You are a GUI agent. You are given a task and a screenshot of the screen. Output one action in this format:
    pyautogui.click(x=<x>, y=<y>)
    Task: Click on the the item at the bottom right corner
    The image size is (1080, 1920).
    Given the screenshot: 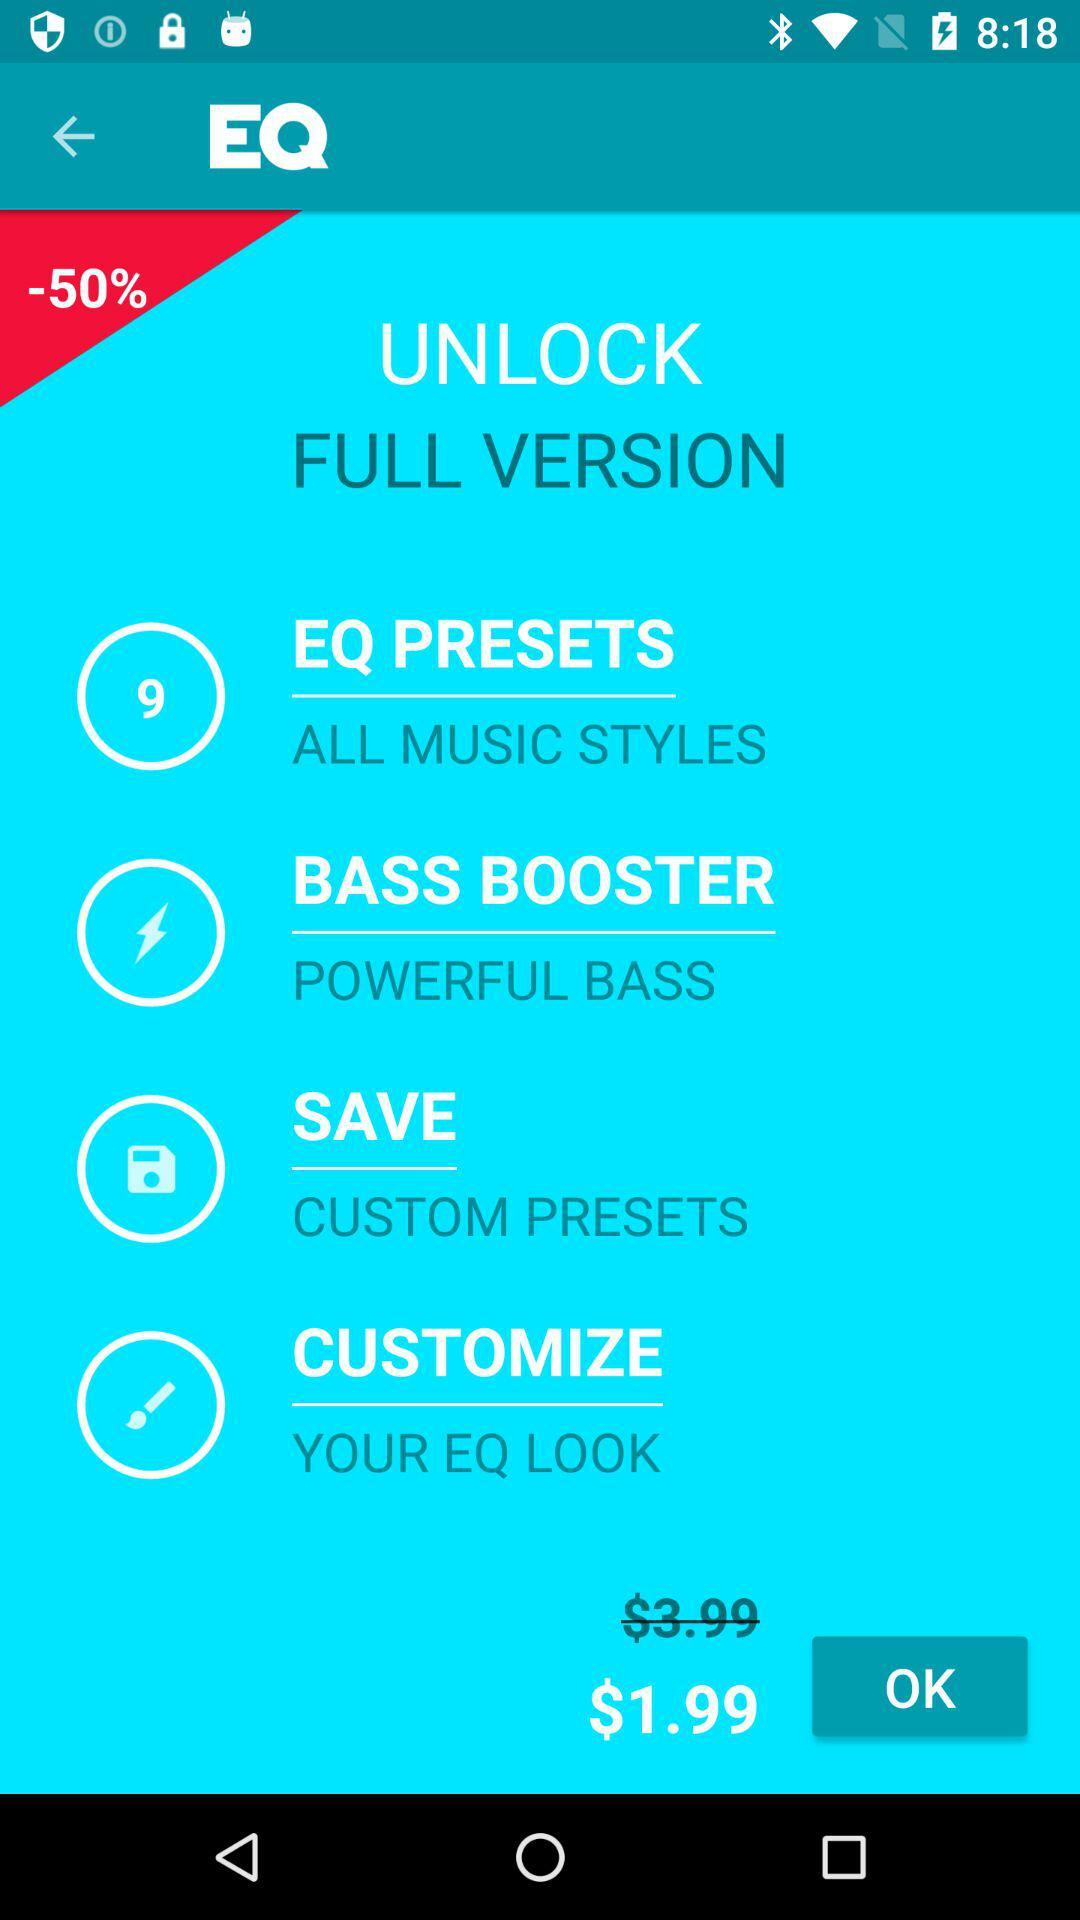 What is the action you would take?
    pyautogui.click(x=919, y=1685)
    